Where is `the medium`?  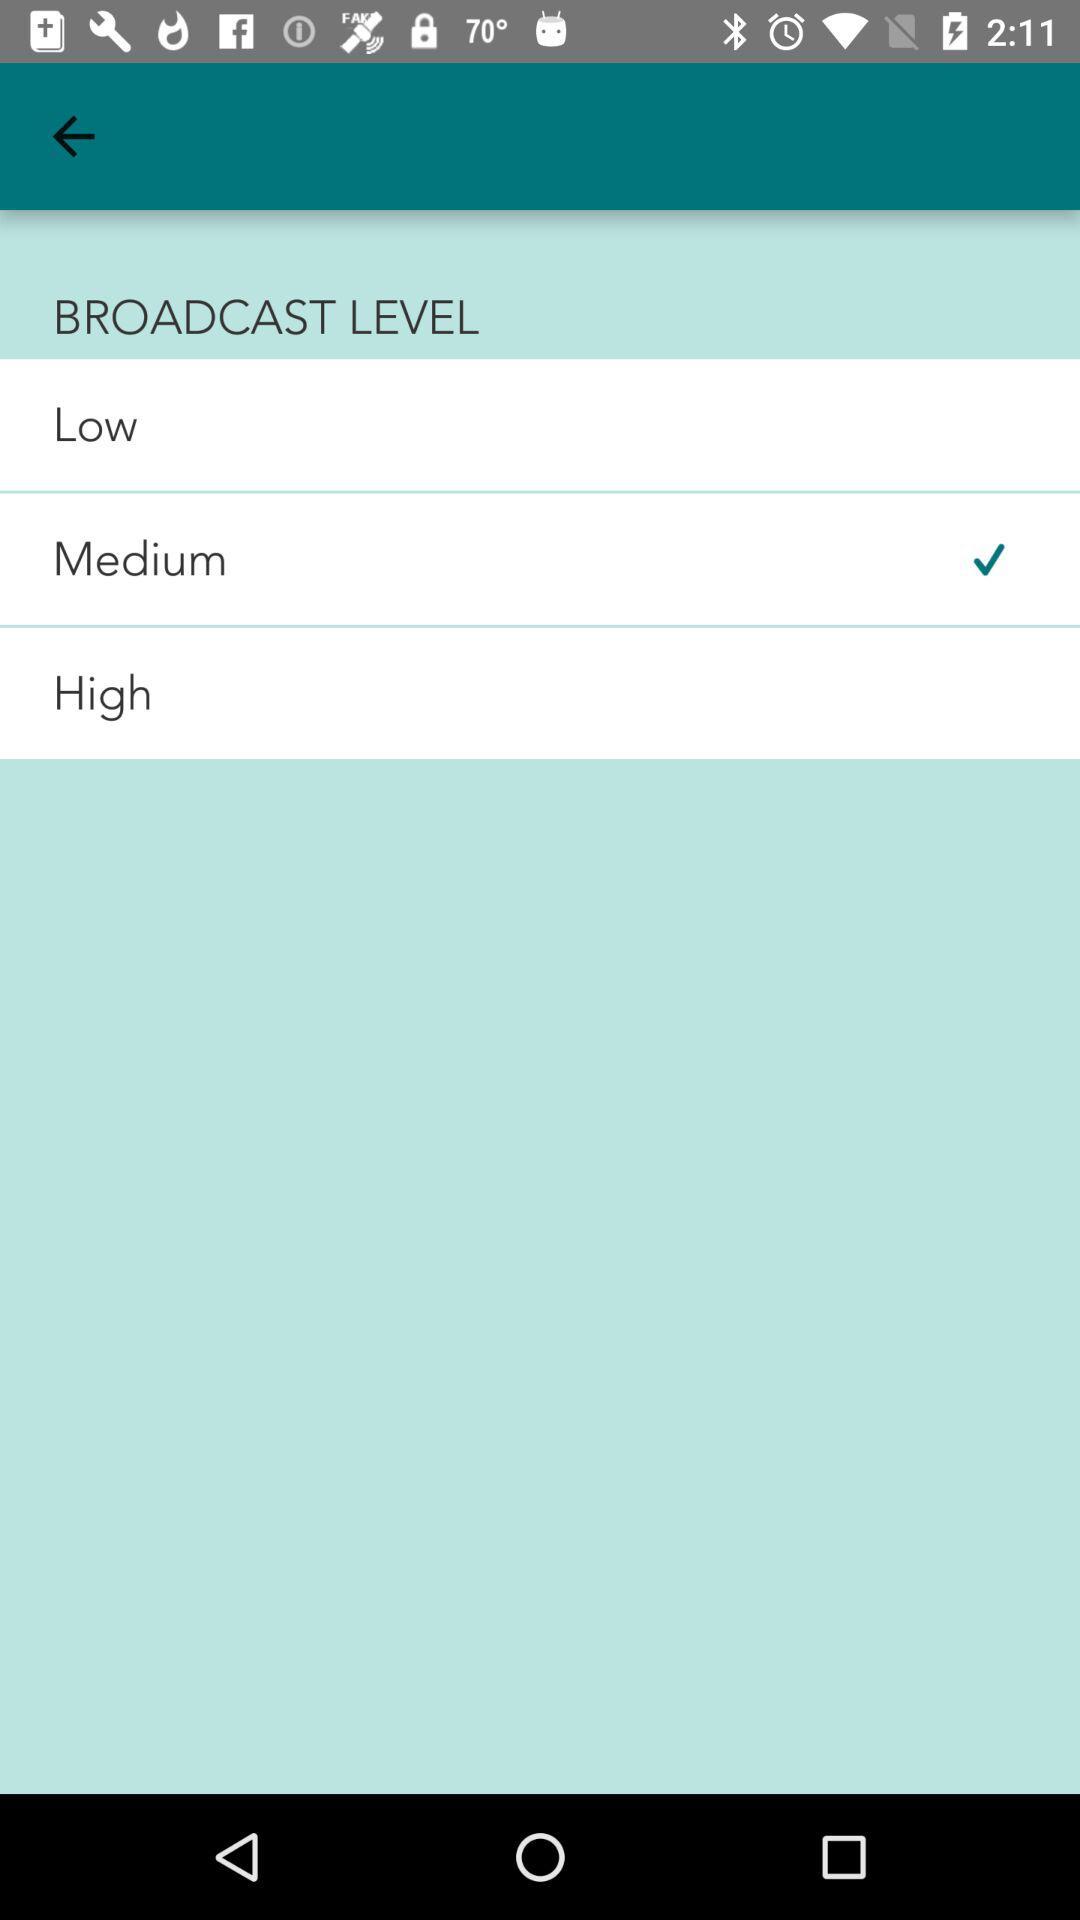 the medium is located at coordinates (114, 559).